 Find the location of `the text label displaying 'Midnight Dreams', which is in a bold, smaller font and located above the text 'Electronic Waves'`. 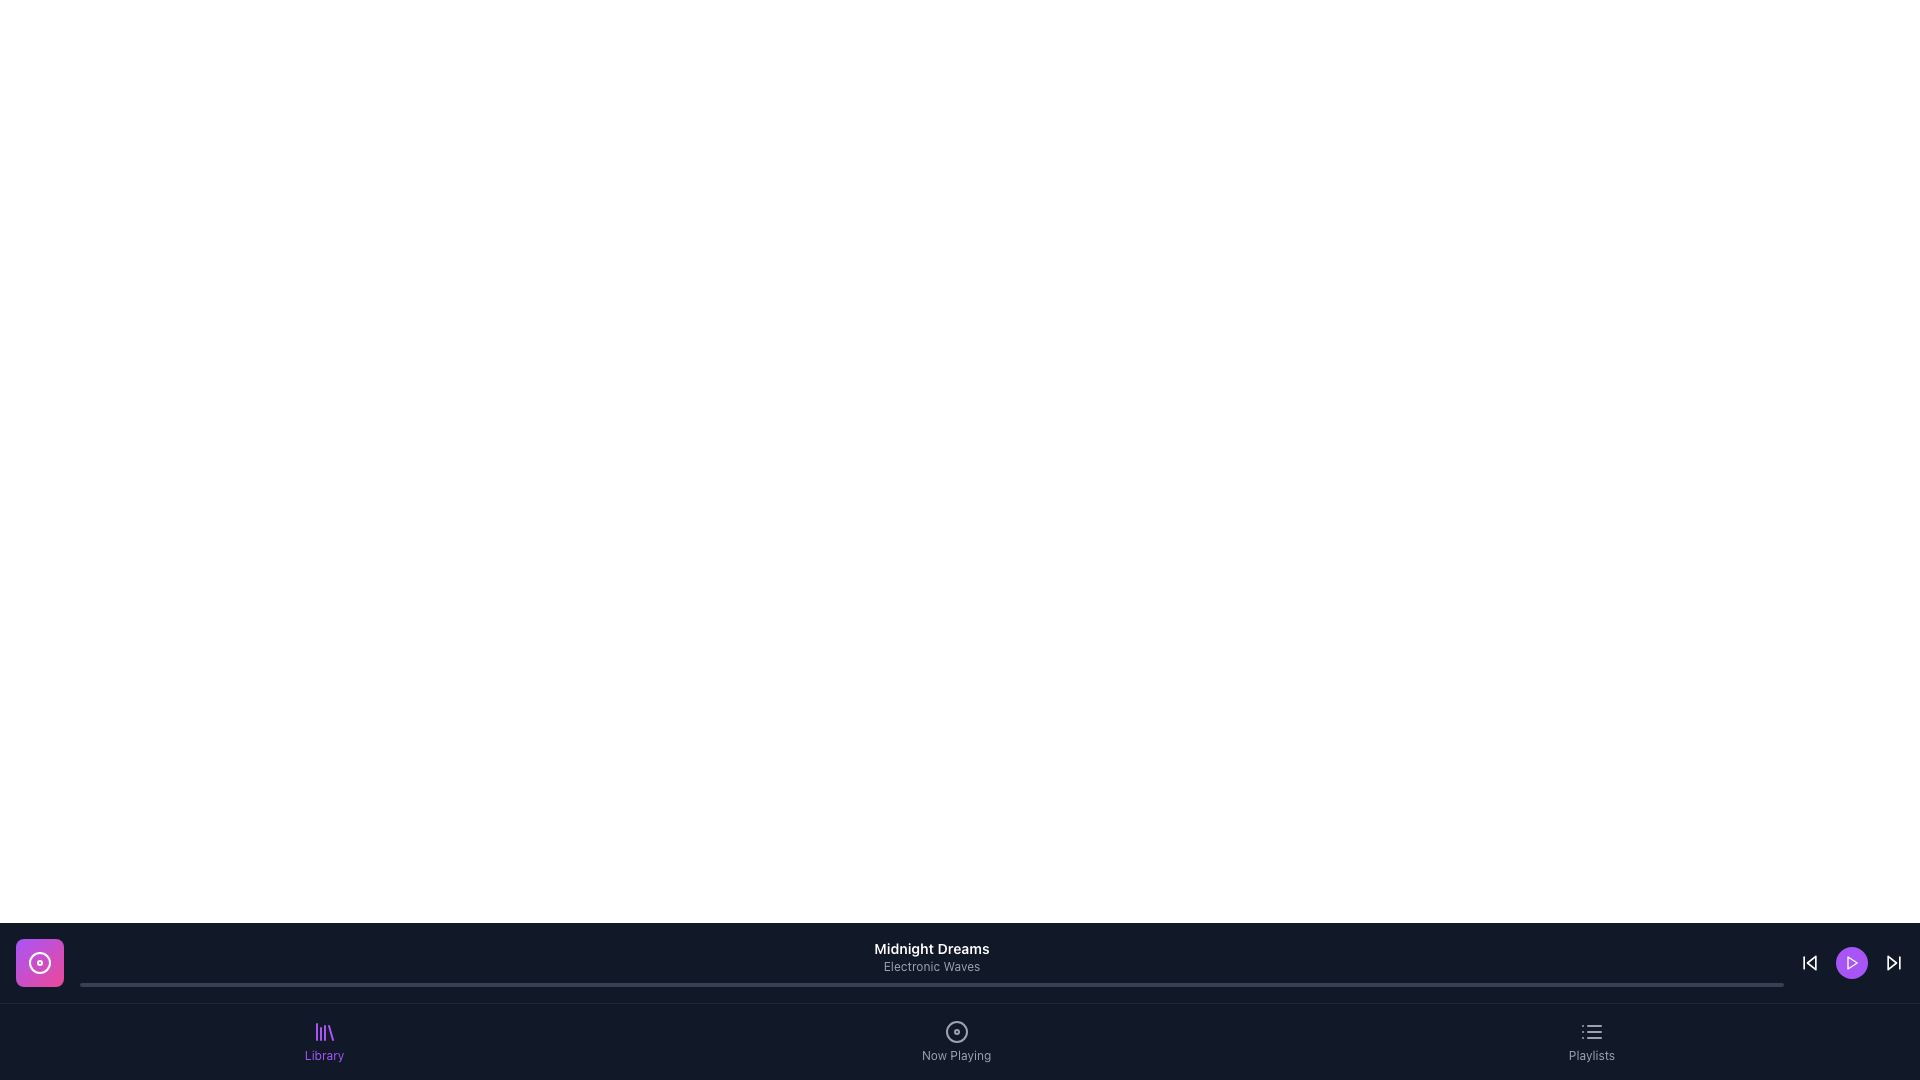

the text label displaying 'Midnight Dreams', which is in a bold, smaller font and located above the text 'Electronic Waves' is located at coordinates (930, 947).